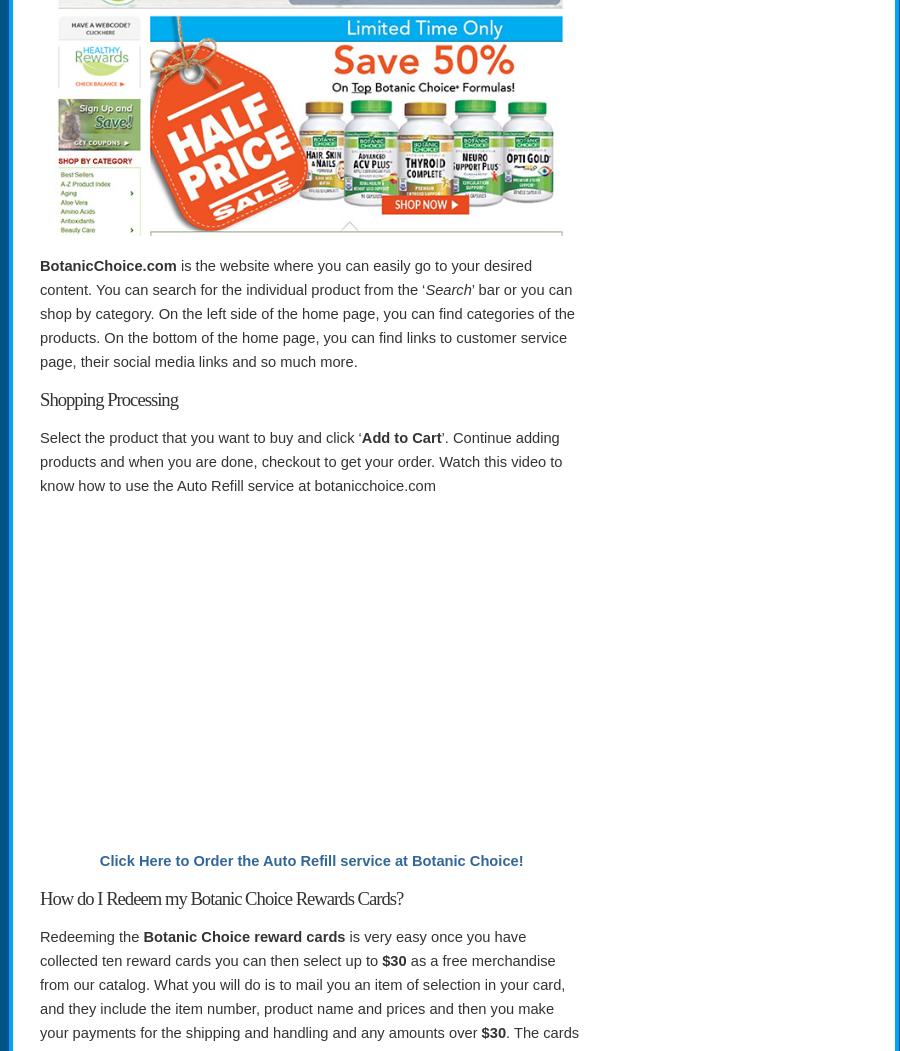  I want to click on 'is the website where you can easily go to your desired content. You can search for the individual product from the ‘', so click(38, 277).